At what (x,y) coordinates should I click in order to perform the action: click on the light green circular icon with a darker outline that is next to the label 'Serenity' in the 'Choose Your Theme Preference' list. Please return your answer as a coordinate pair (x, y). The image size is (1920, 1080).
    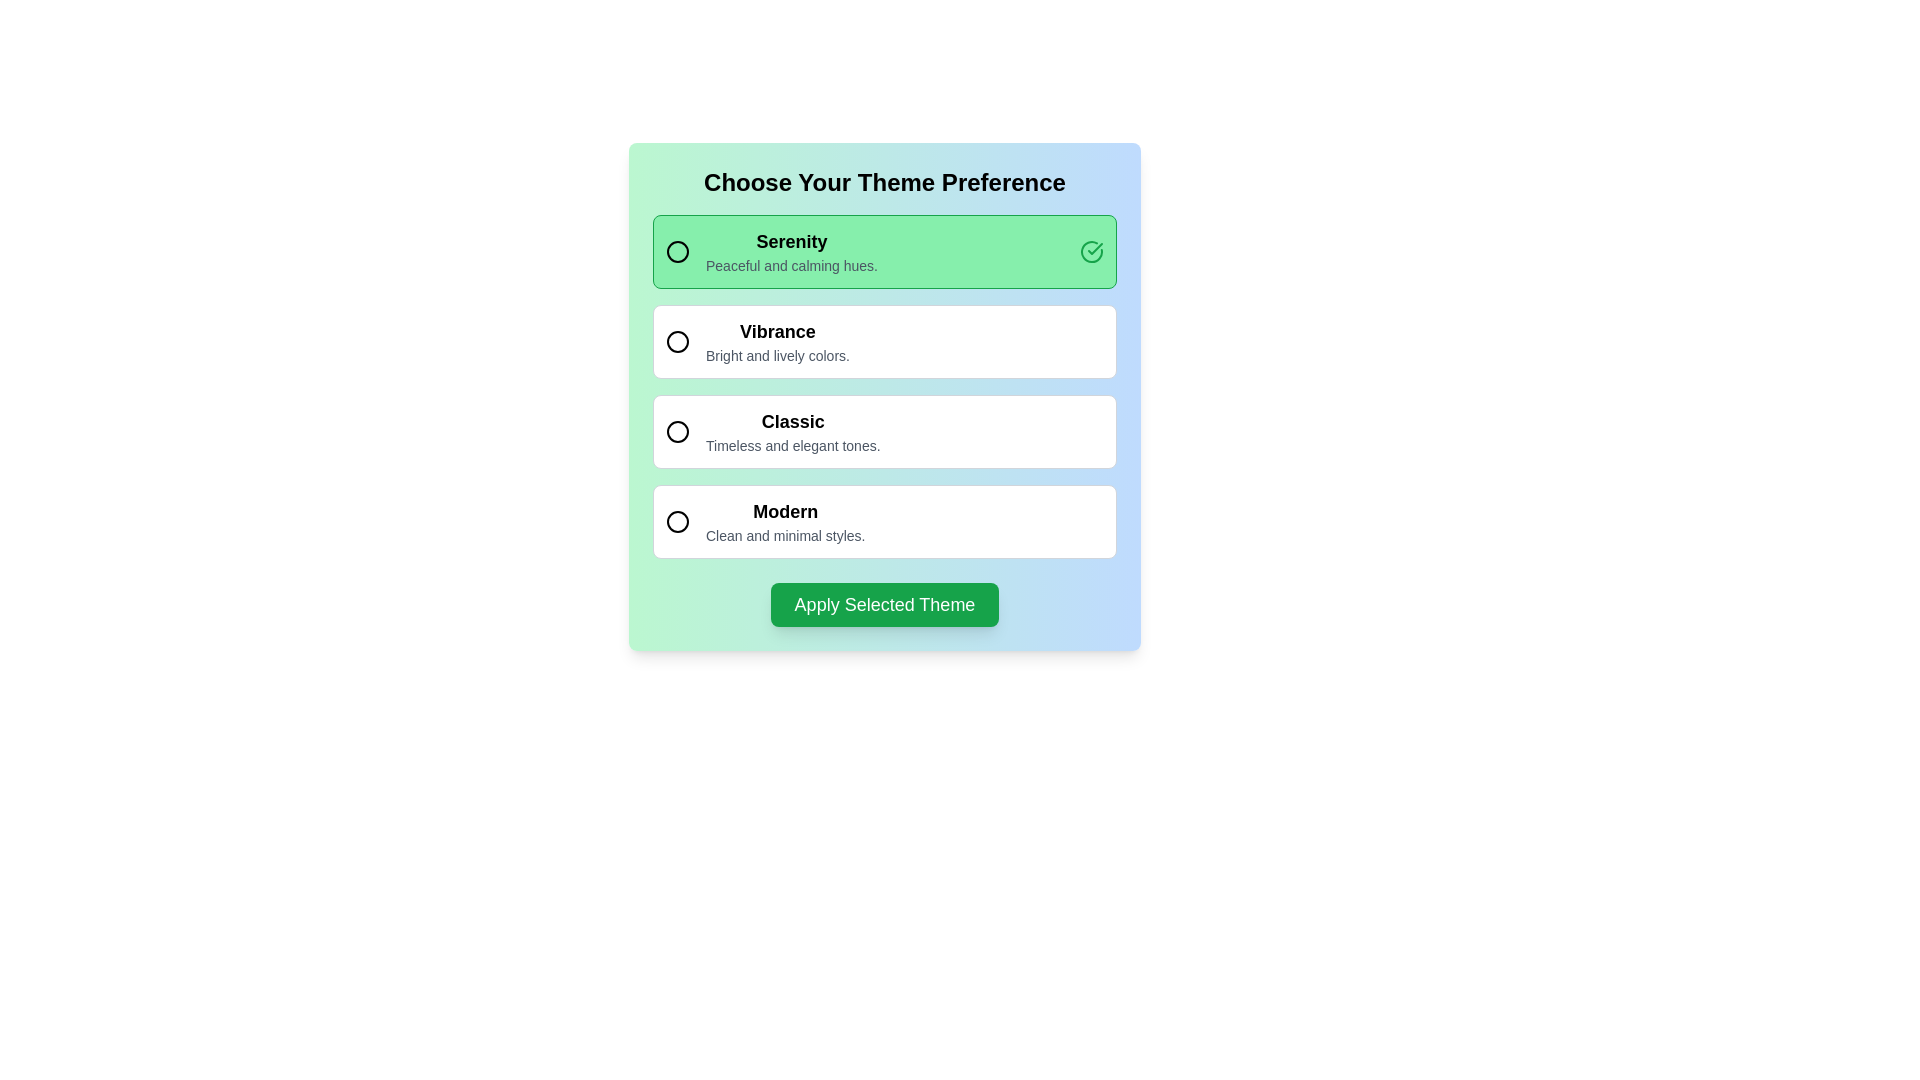
    Looking at the image, I should click on (677, 250).